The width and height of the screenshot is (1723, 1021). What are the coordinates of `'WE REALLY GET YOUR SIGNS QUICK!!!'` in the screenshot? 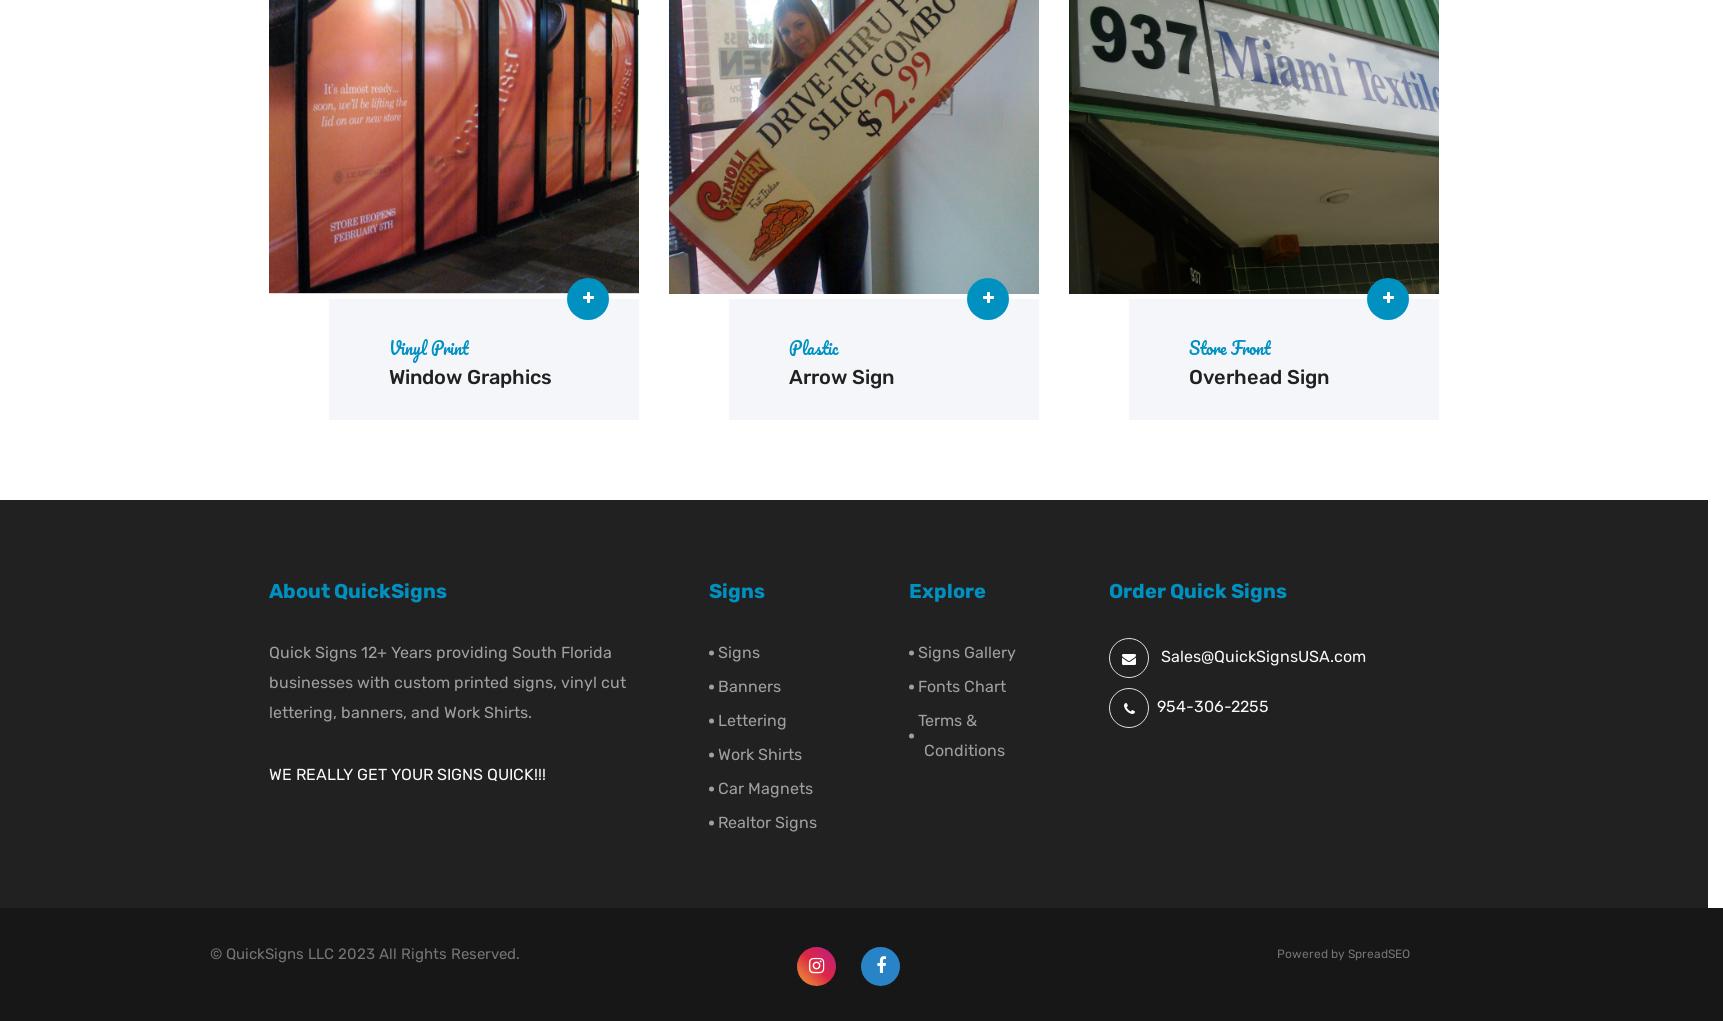 It's located at (407, 774).